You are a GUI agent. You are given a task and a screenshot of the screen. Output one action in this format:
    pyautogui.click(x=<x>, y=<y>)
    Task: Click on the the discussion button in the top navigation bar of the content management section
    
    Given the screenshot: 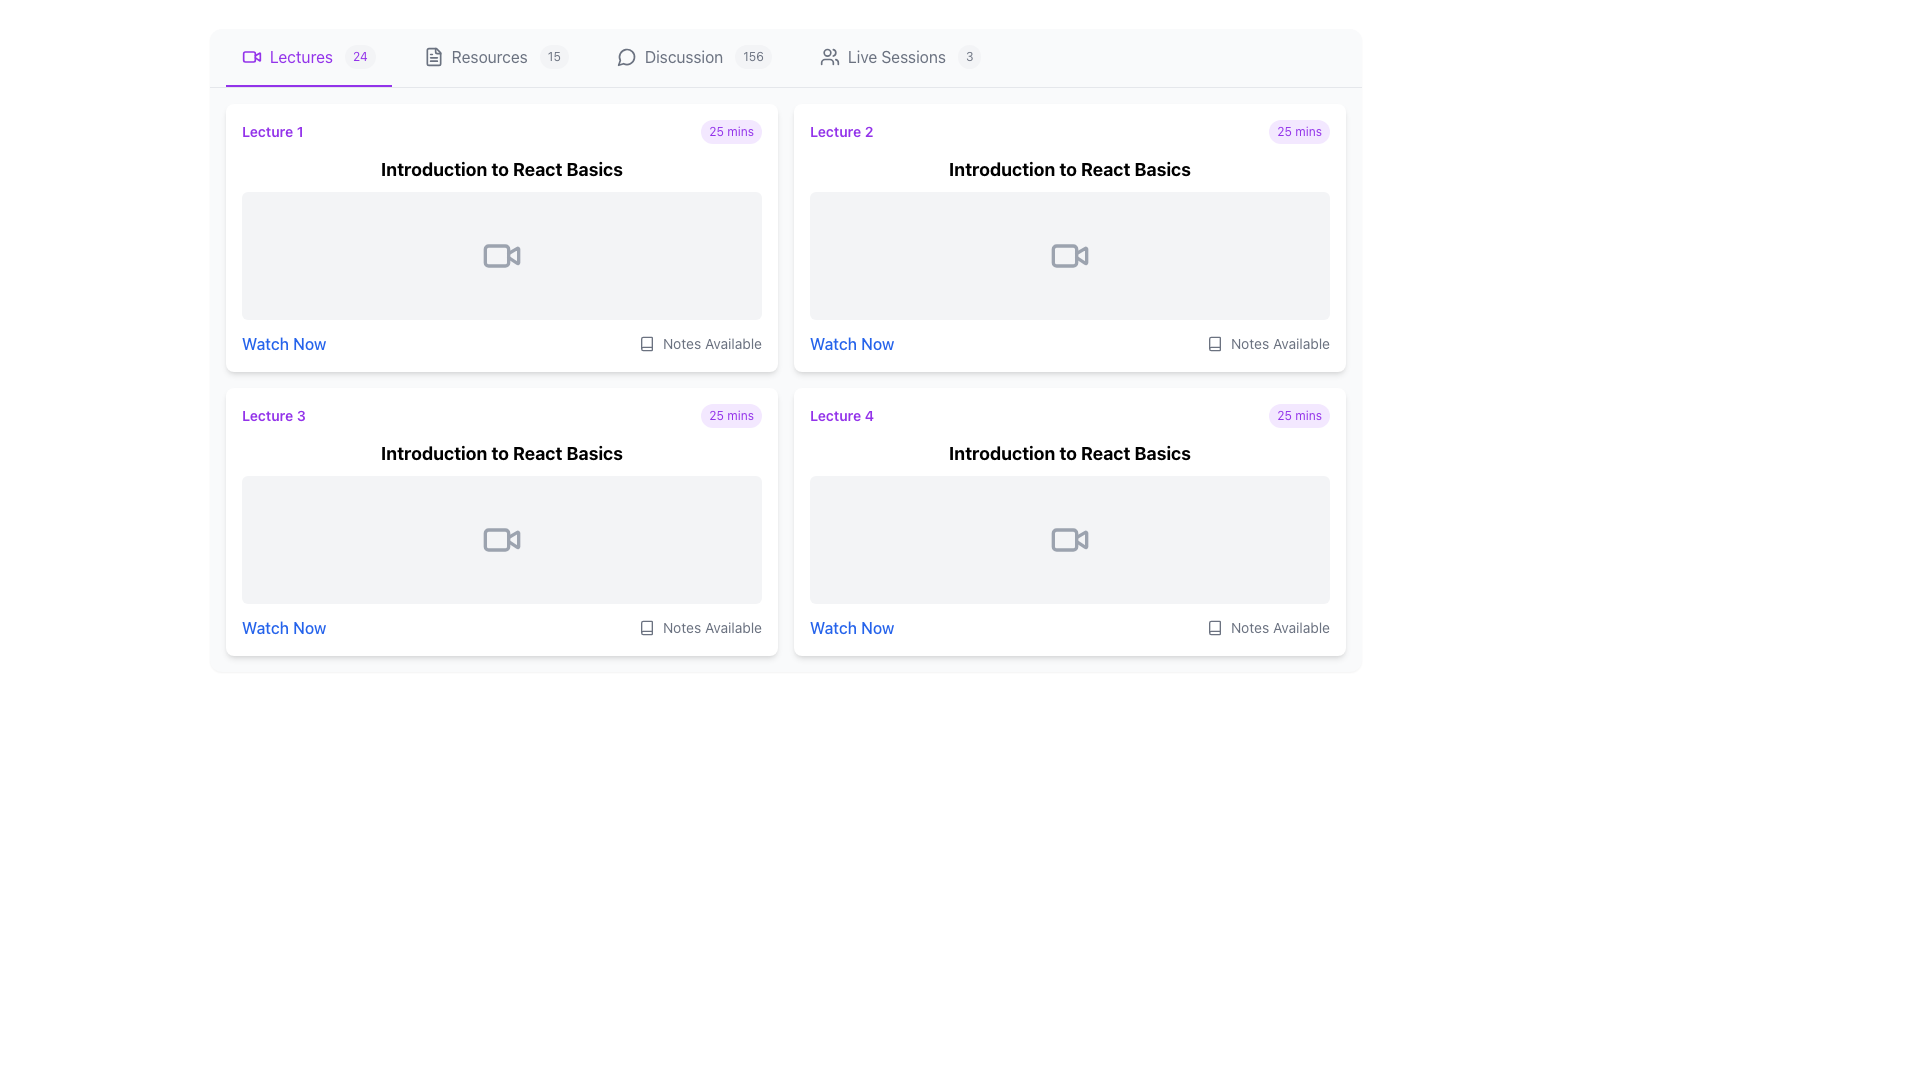 What is the action you would take?
    pyautogui.click(x=694, y=56)
    